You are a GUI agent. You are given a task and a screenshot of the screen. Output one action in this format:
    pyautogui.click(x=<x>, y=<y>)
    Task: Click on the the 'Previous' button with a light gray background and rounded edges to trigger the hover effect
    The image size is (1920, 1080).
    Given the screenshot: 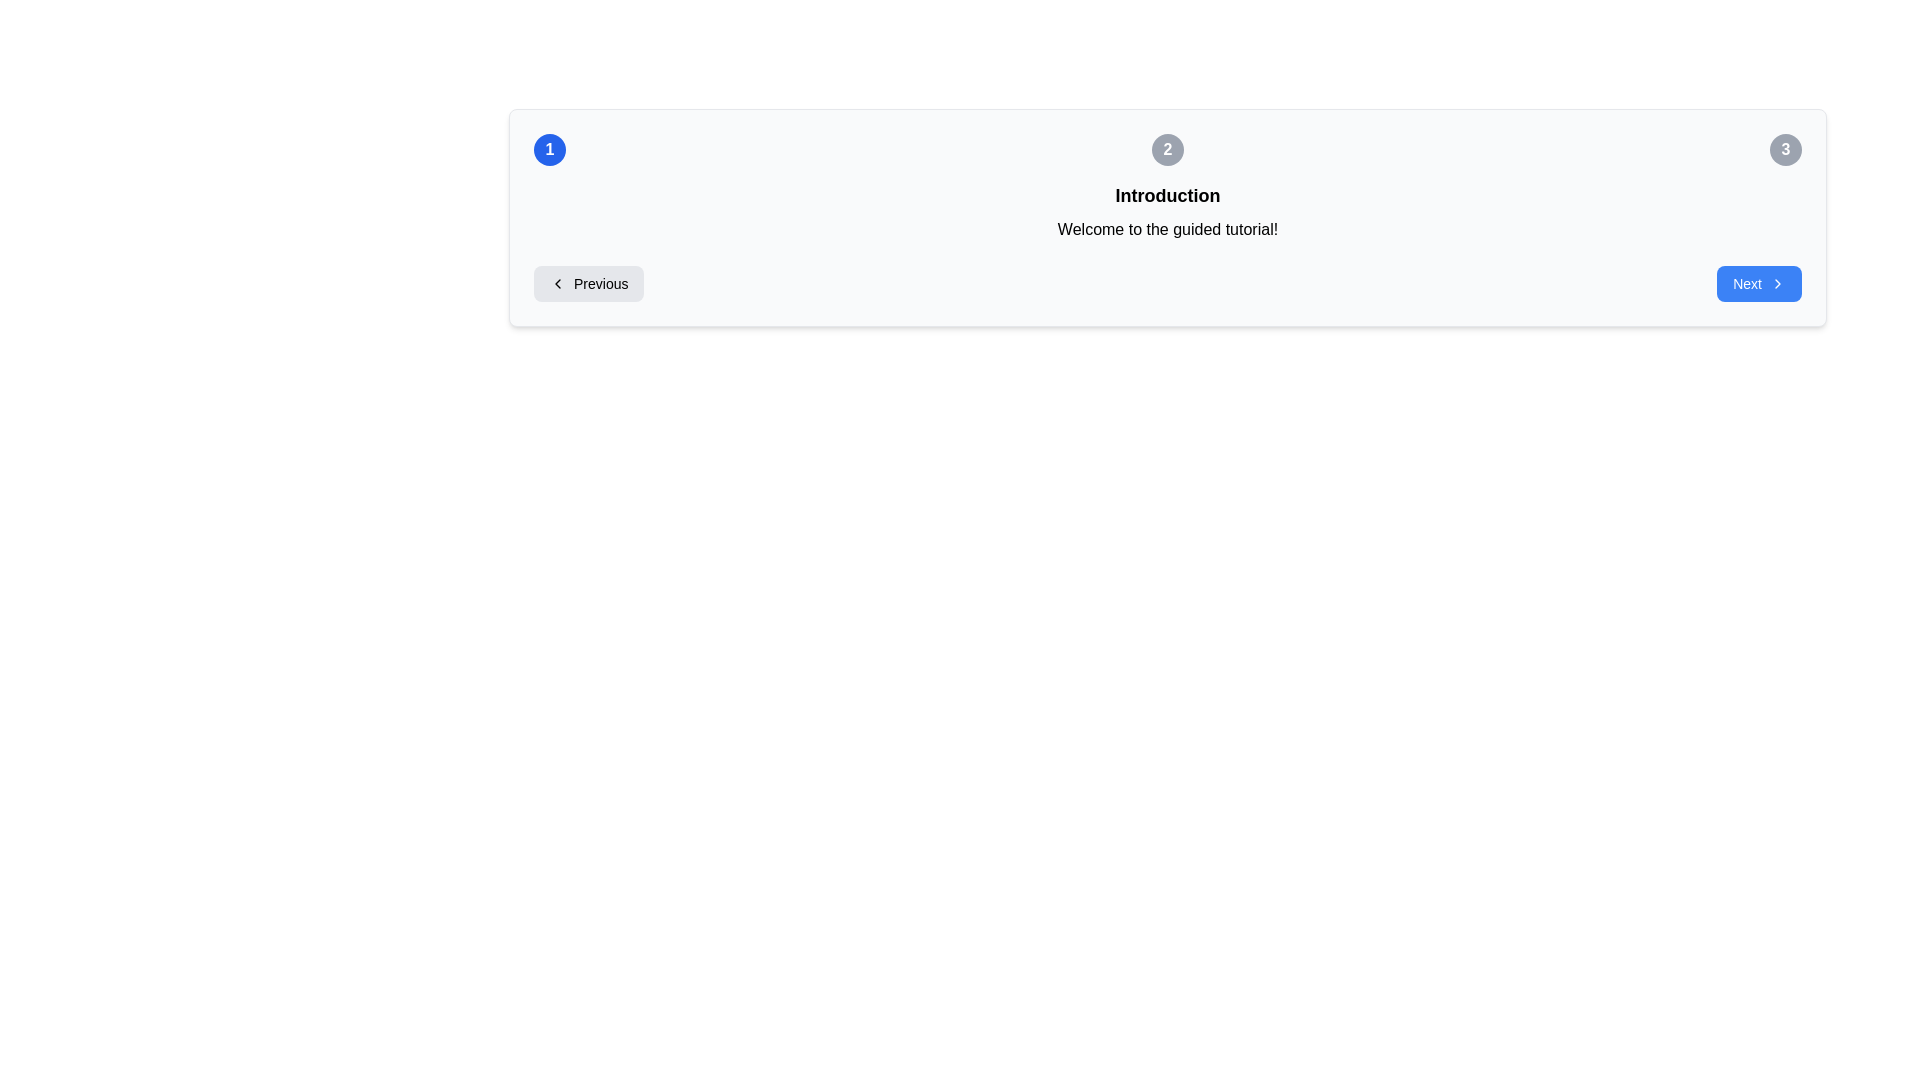 What is the action you would take?
    pyautogui.click(x=588, y=284)
    